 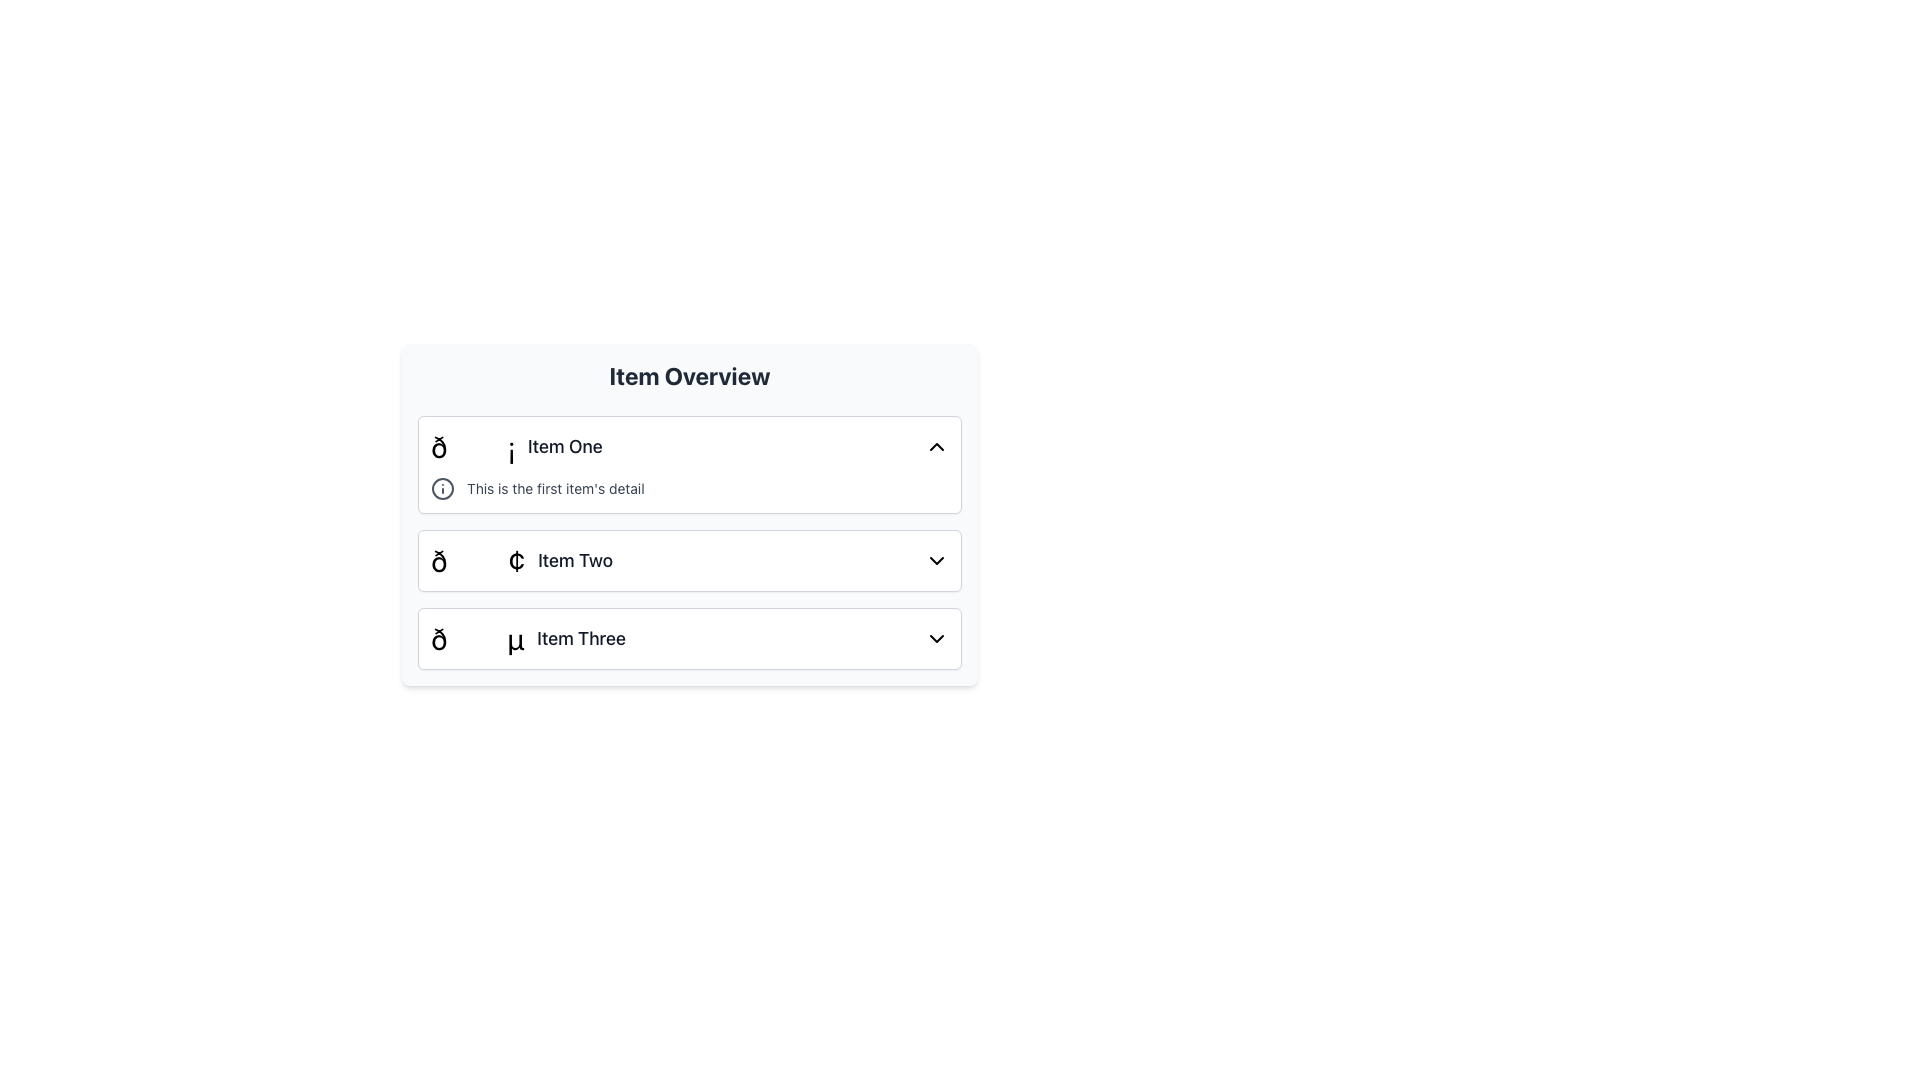 What do you see at coordinates (935, 639) in the screenshot?
I see `the downward-pointing chevron icon located at the far right of the 'Item Three' list entry` at bounding box center [935, 639].